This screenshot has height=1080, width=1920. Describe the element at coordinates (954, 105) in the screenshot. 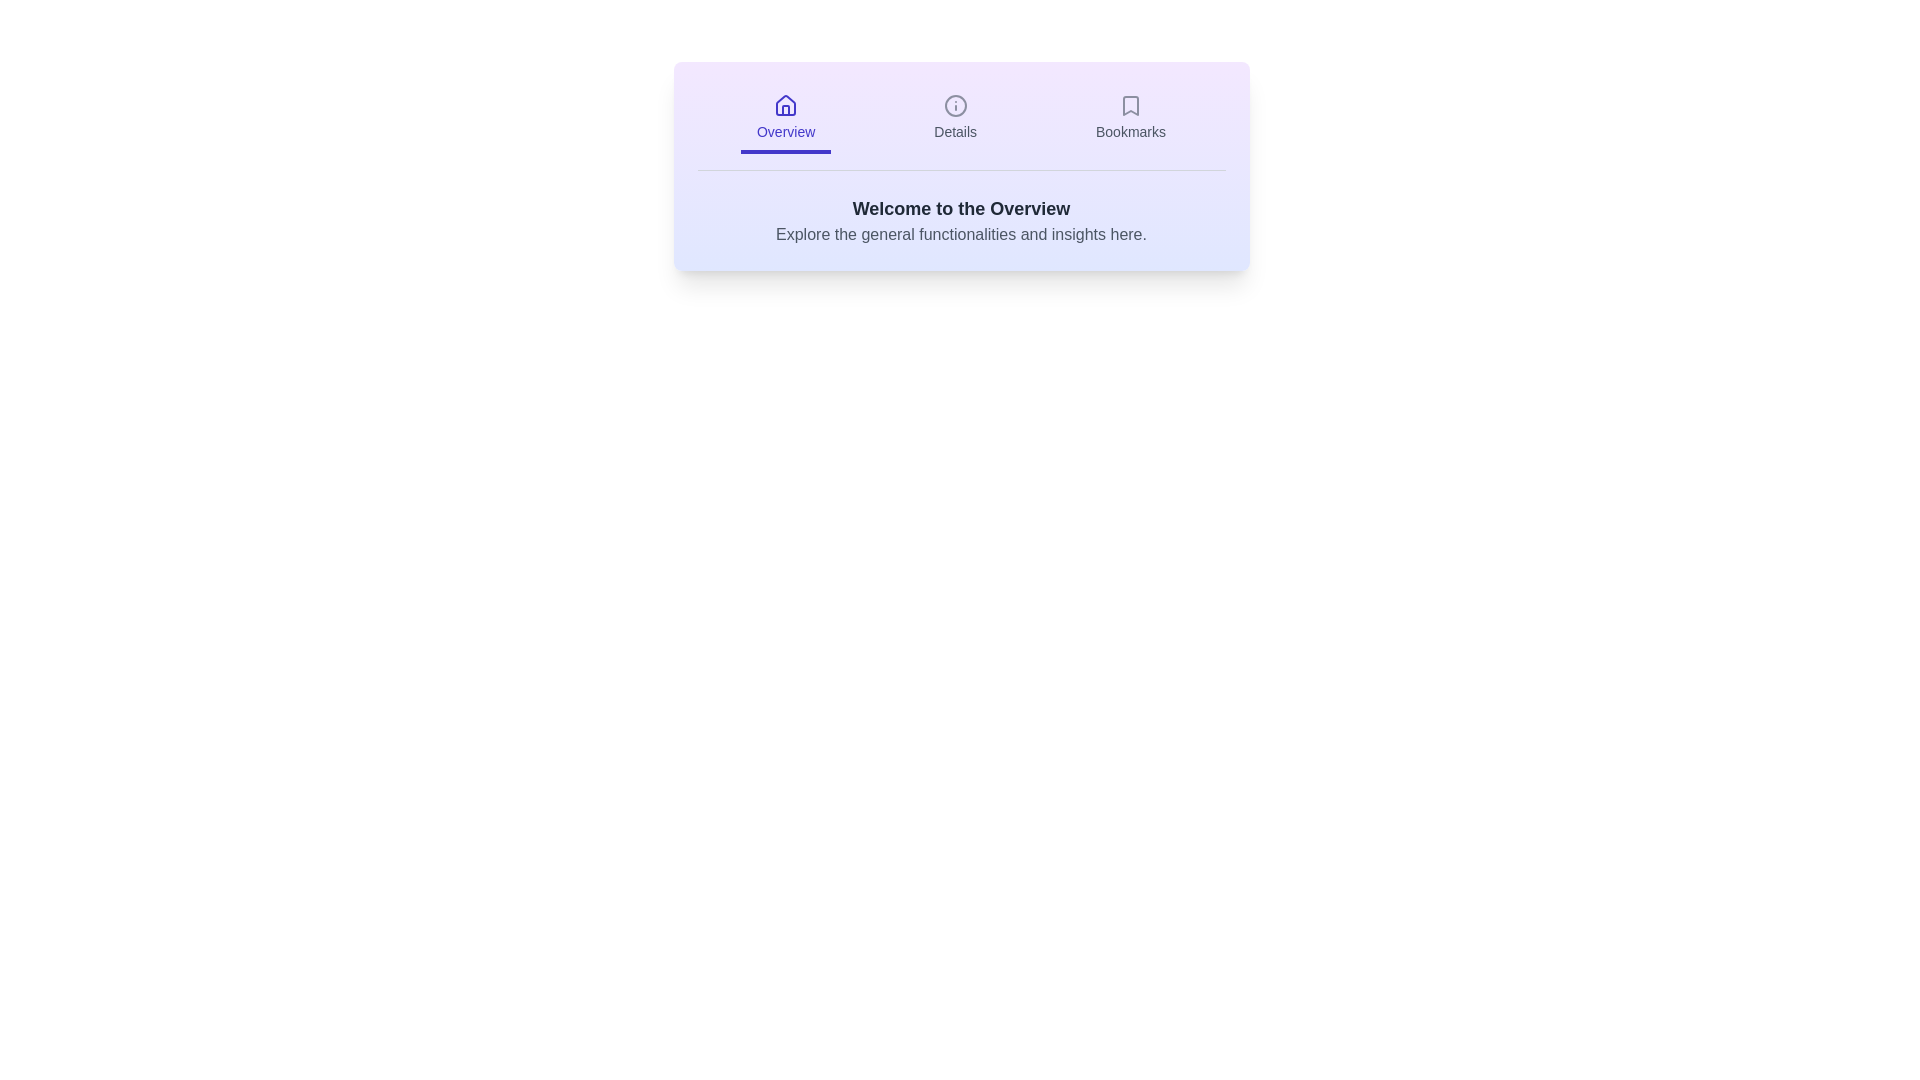

I see `the medium-sized gray outlined circle that serves as the background for an information icon located in the middle of the navigation bar, positioned between the 'Overview' and 'Bookmarks' icons` at that location.